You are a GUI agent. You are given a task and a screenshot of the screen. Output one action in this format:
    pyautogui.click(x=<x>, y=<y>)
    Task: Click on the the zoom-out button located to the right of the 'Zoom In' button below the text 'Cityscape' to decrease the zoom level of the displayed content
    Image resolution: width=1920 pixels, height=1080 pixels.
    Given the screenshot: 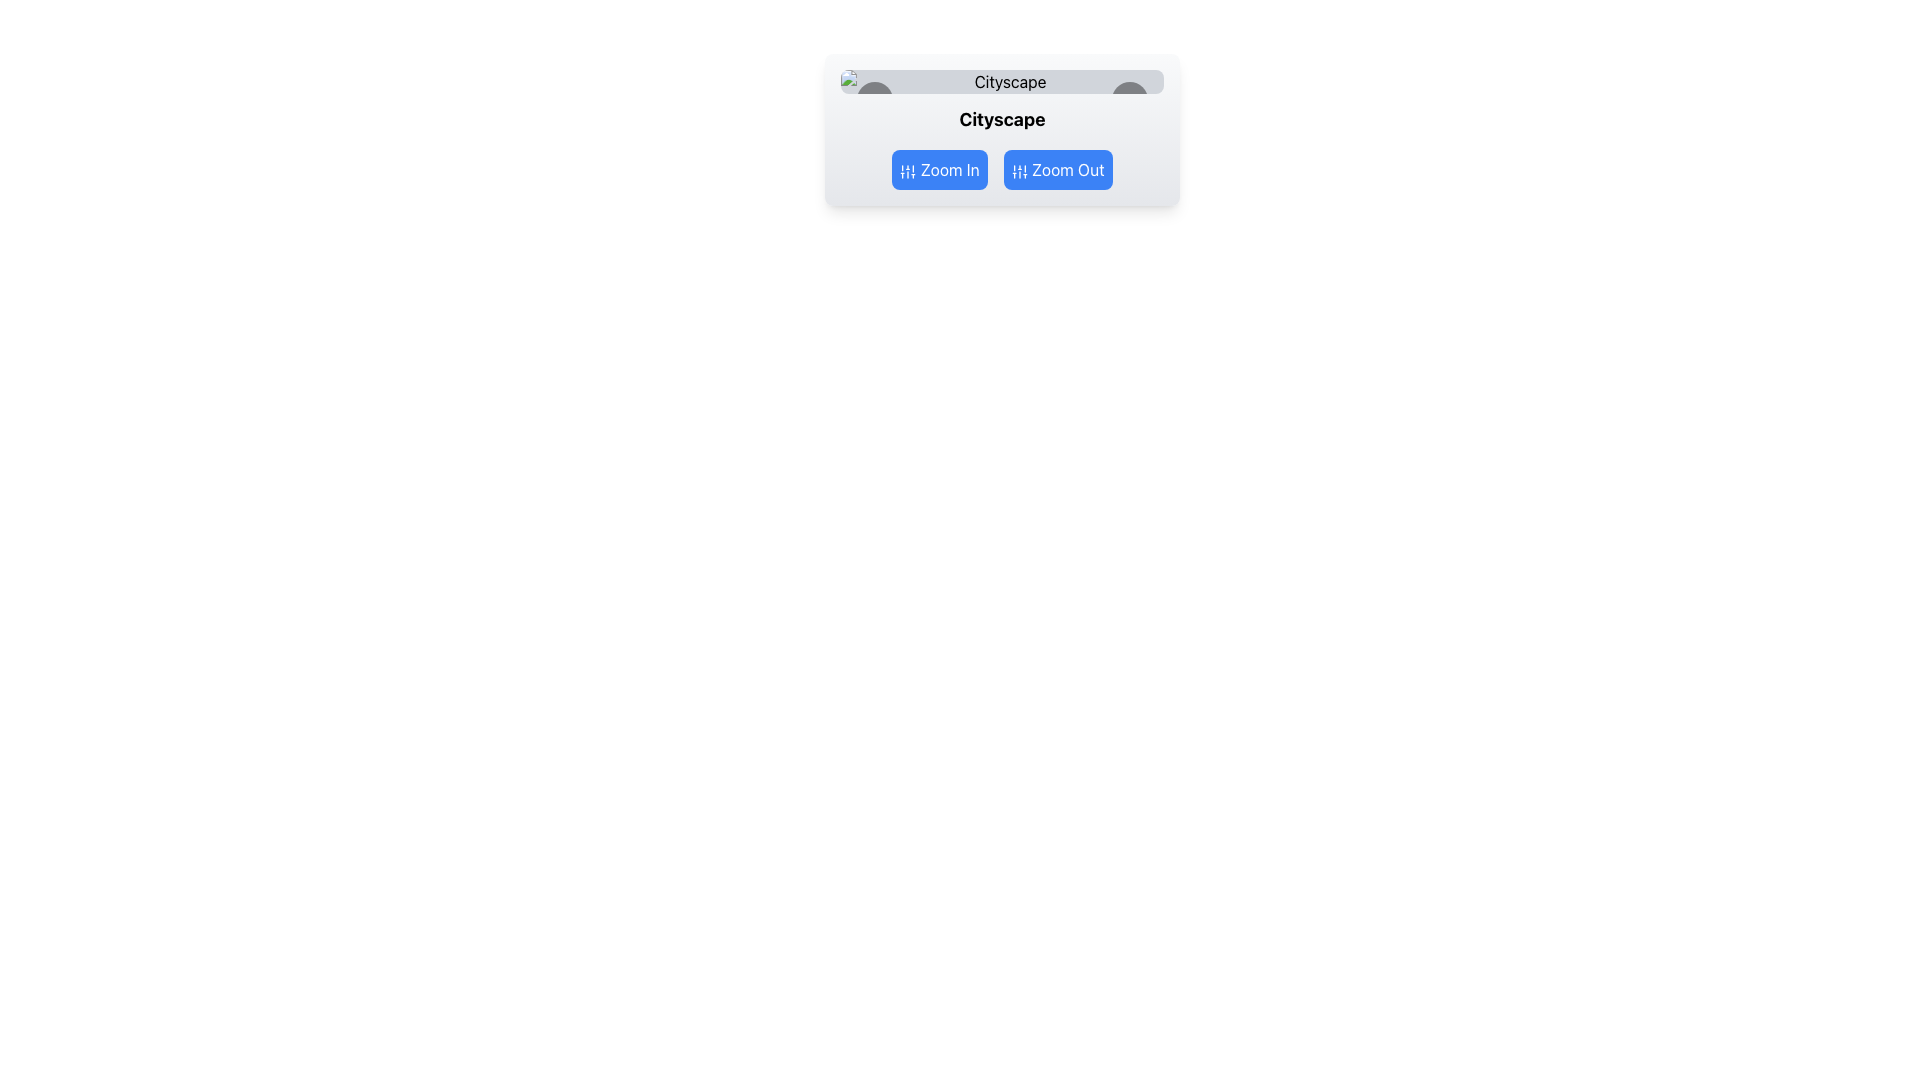 What is the action you would take?
    pyautogui.click(x=1056, y=168)
    